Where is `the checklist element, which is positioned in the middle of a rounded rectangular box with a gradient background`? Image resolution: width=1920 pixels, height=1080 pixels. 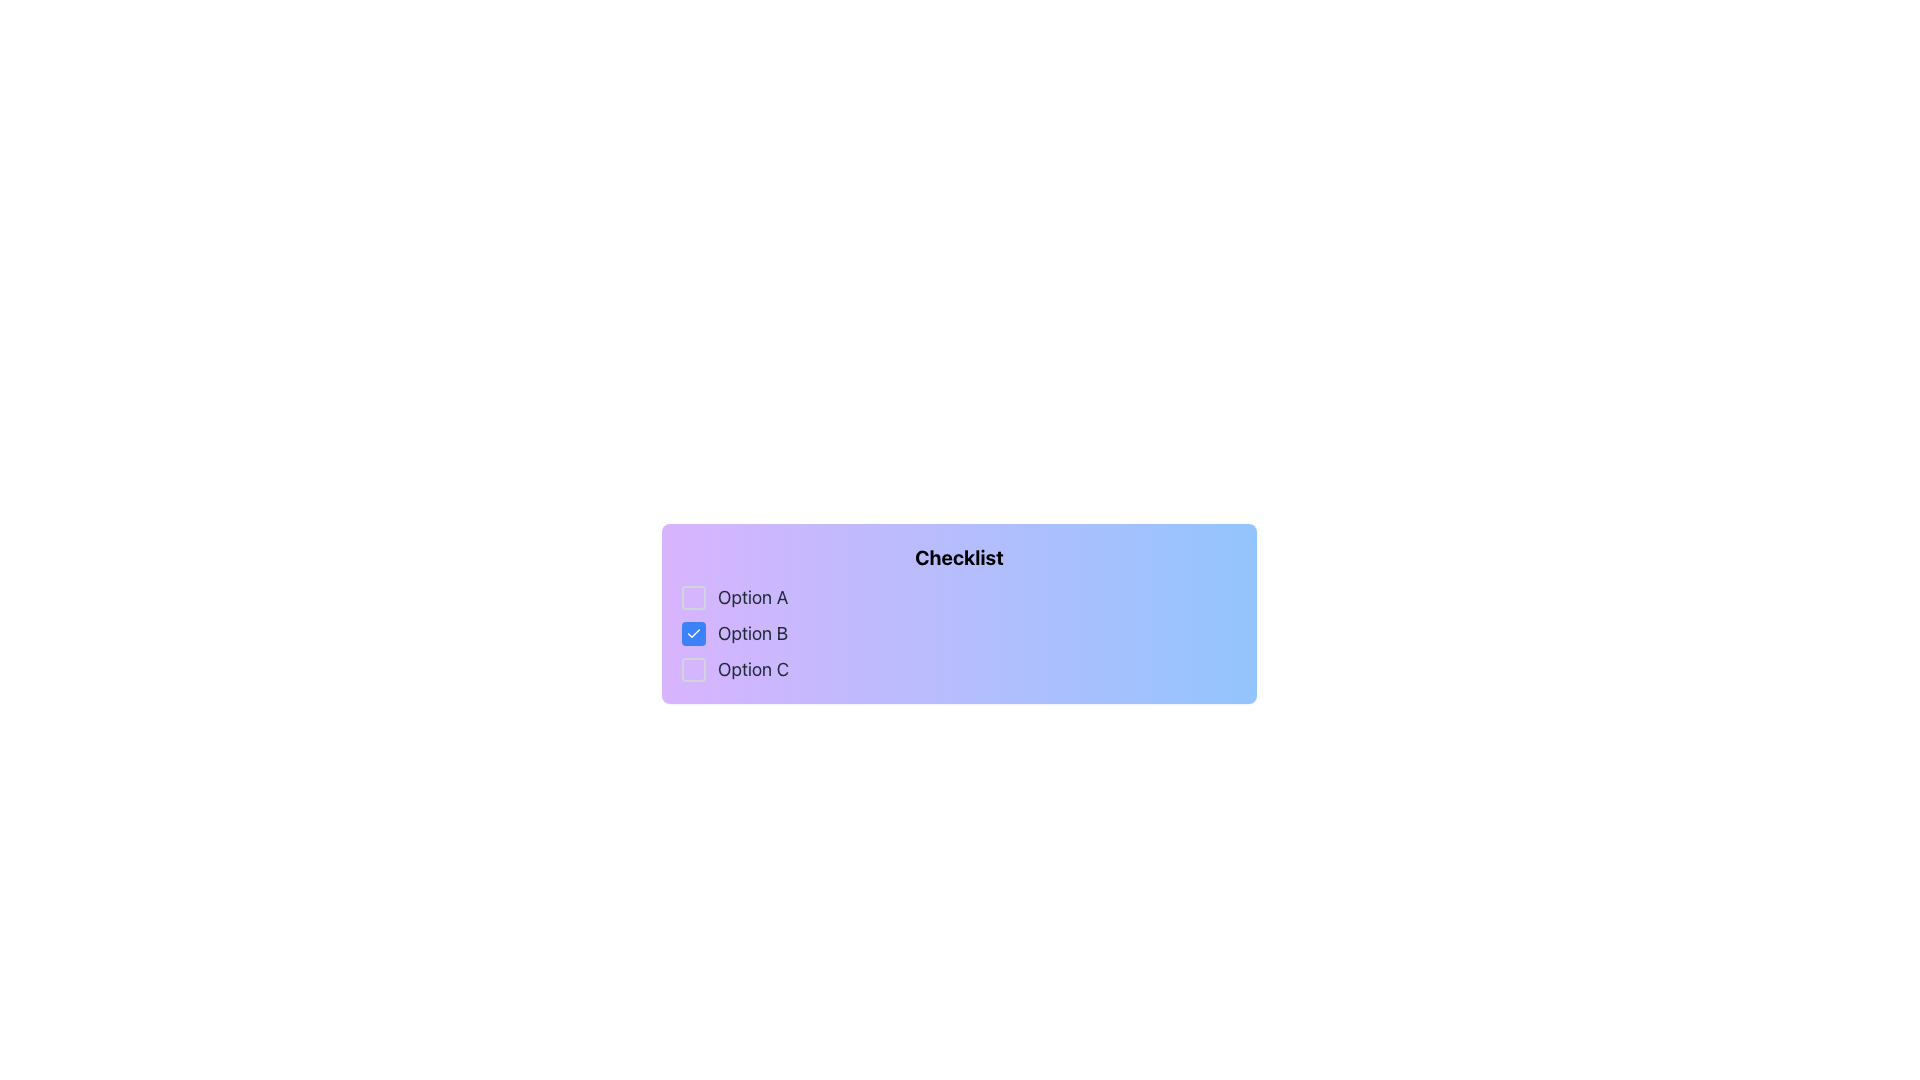
the checklist element, which is positioned in the middle of a rounded rectangular box with a gradient background is located at coordinates (958, 633).